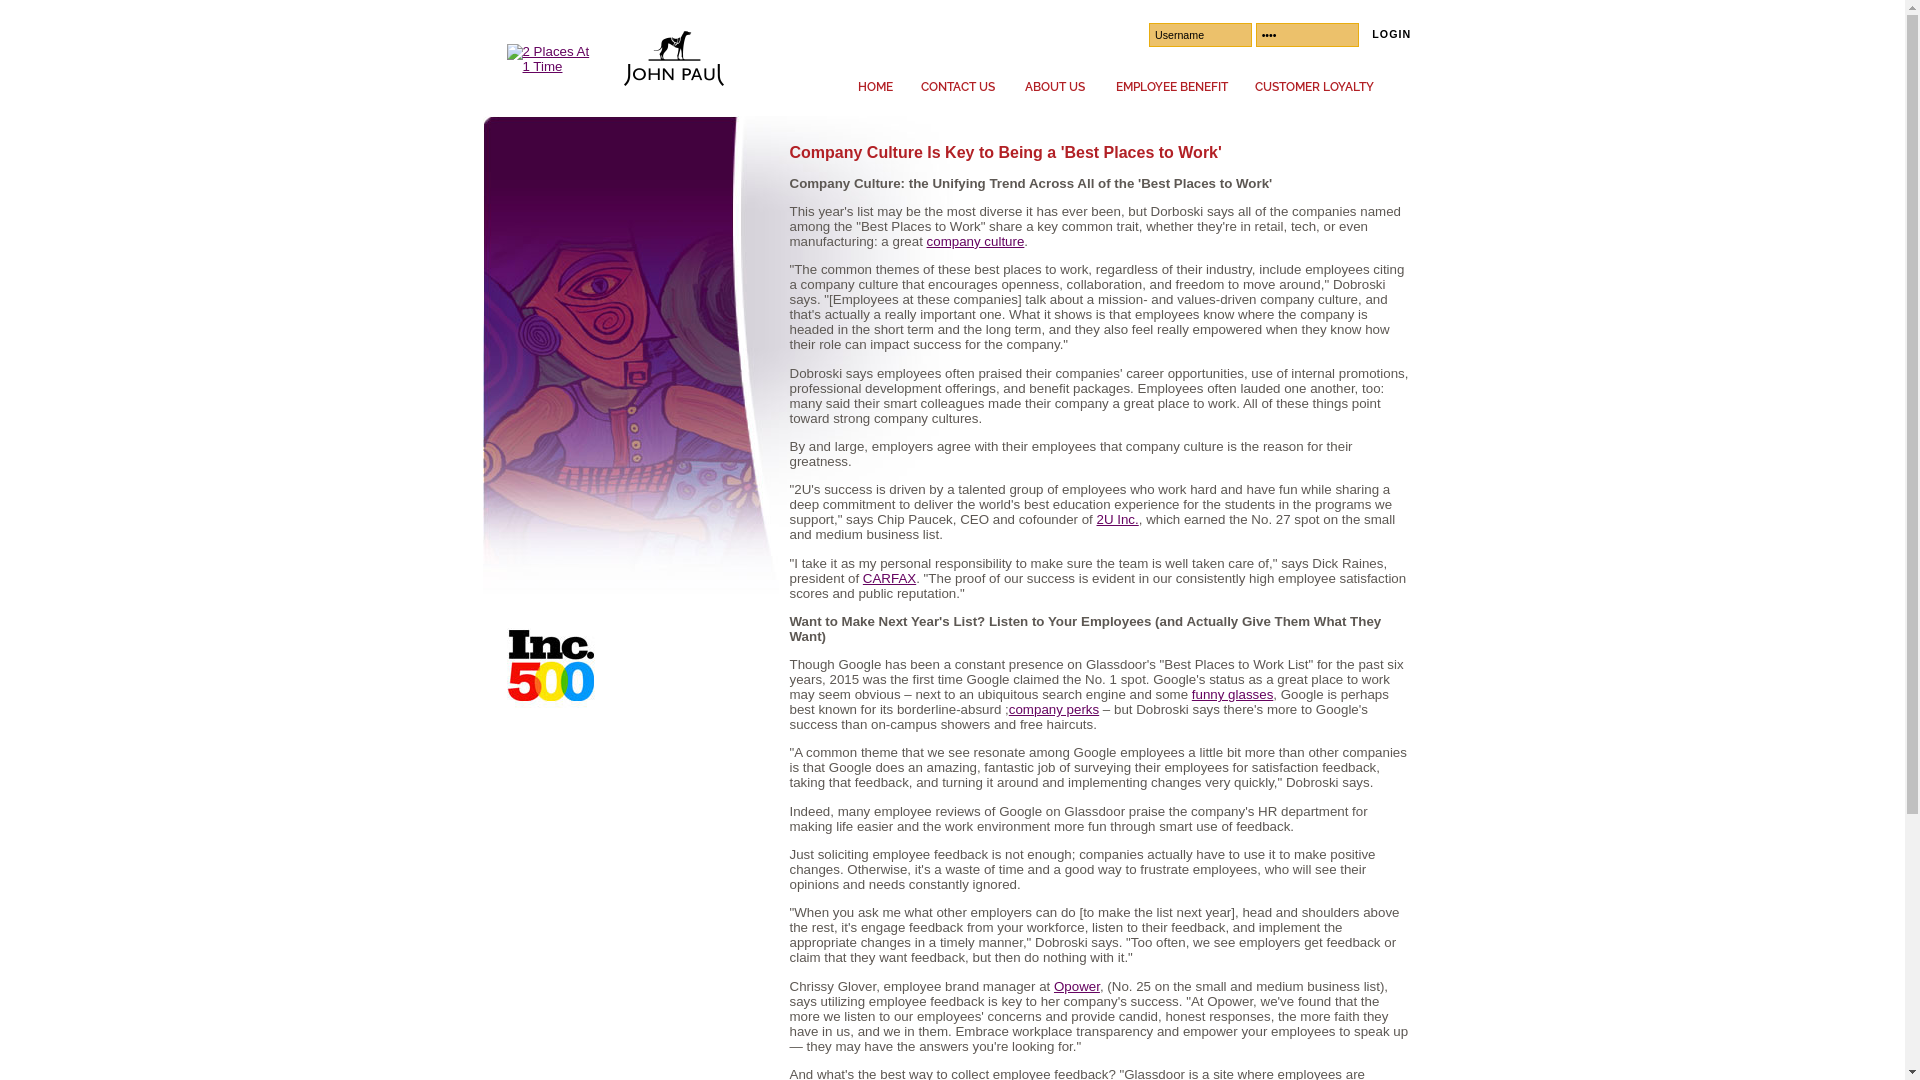  I want to click on 'EMPLOYEE BENEFIT', so click(1171, 86).